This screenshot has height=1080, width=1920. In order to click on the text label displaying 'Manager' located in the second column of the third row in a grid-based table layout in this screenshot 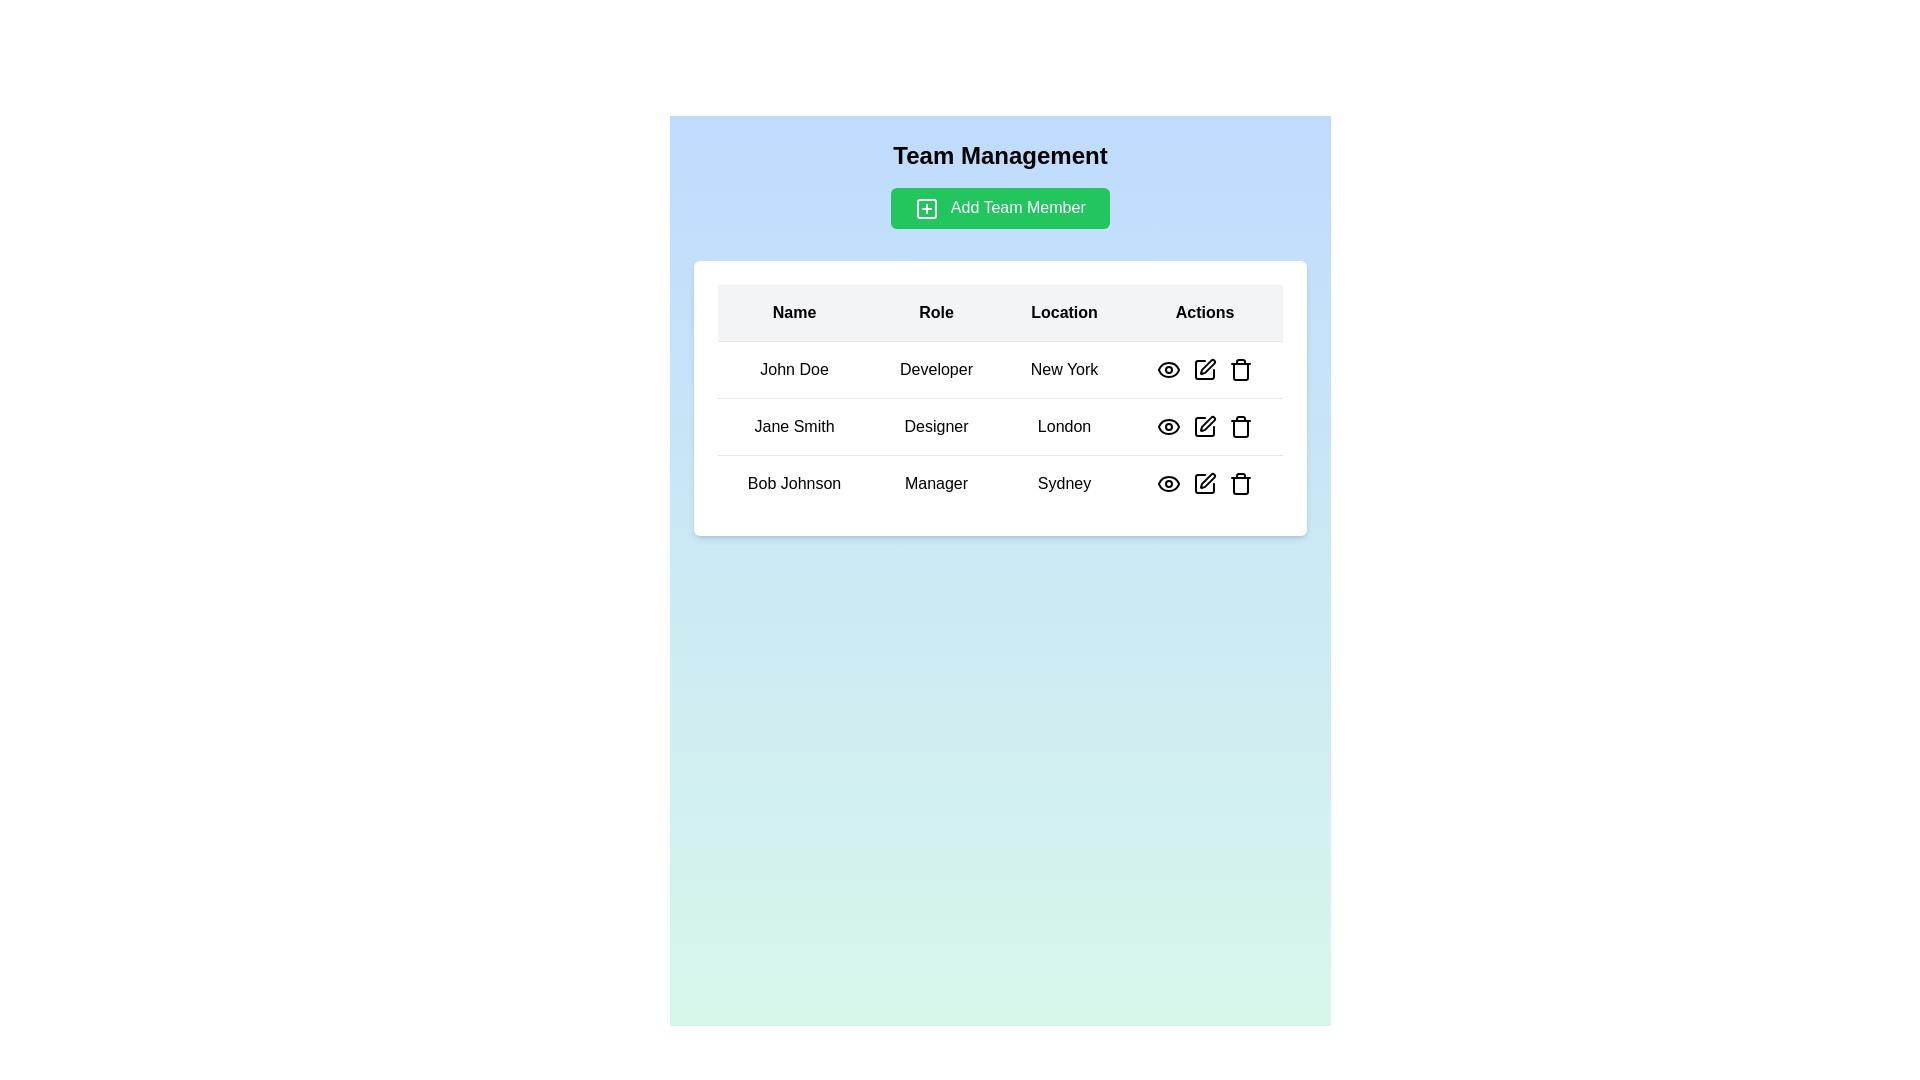, I will do `click(935, 483)`.